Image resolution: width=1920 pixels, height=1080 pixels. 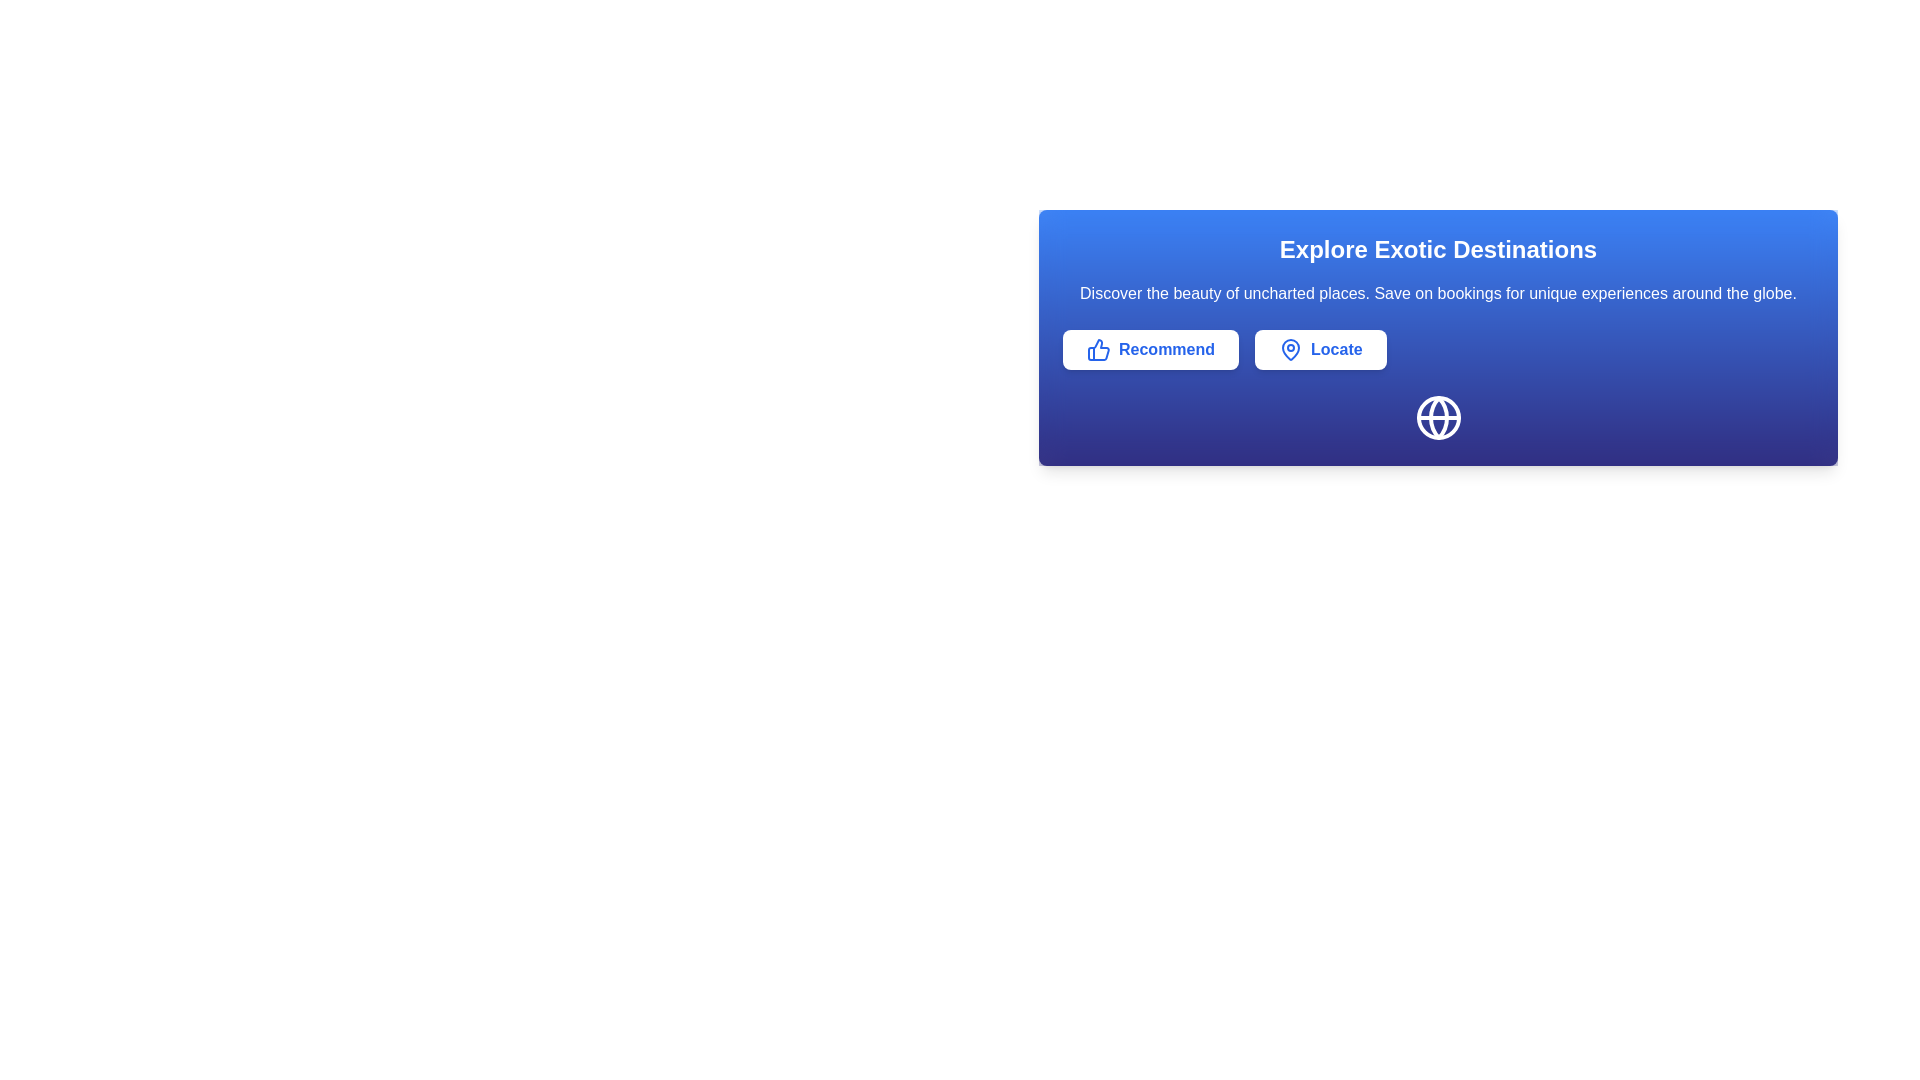 I want to click on the decorative SVG Circle that represents a rotating globe graphic, which is located below the 'Locate' button on the UI component, so click(x=1437, y=416).